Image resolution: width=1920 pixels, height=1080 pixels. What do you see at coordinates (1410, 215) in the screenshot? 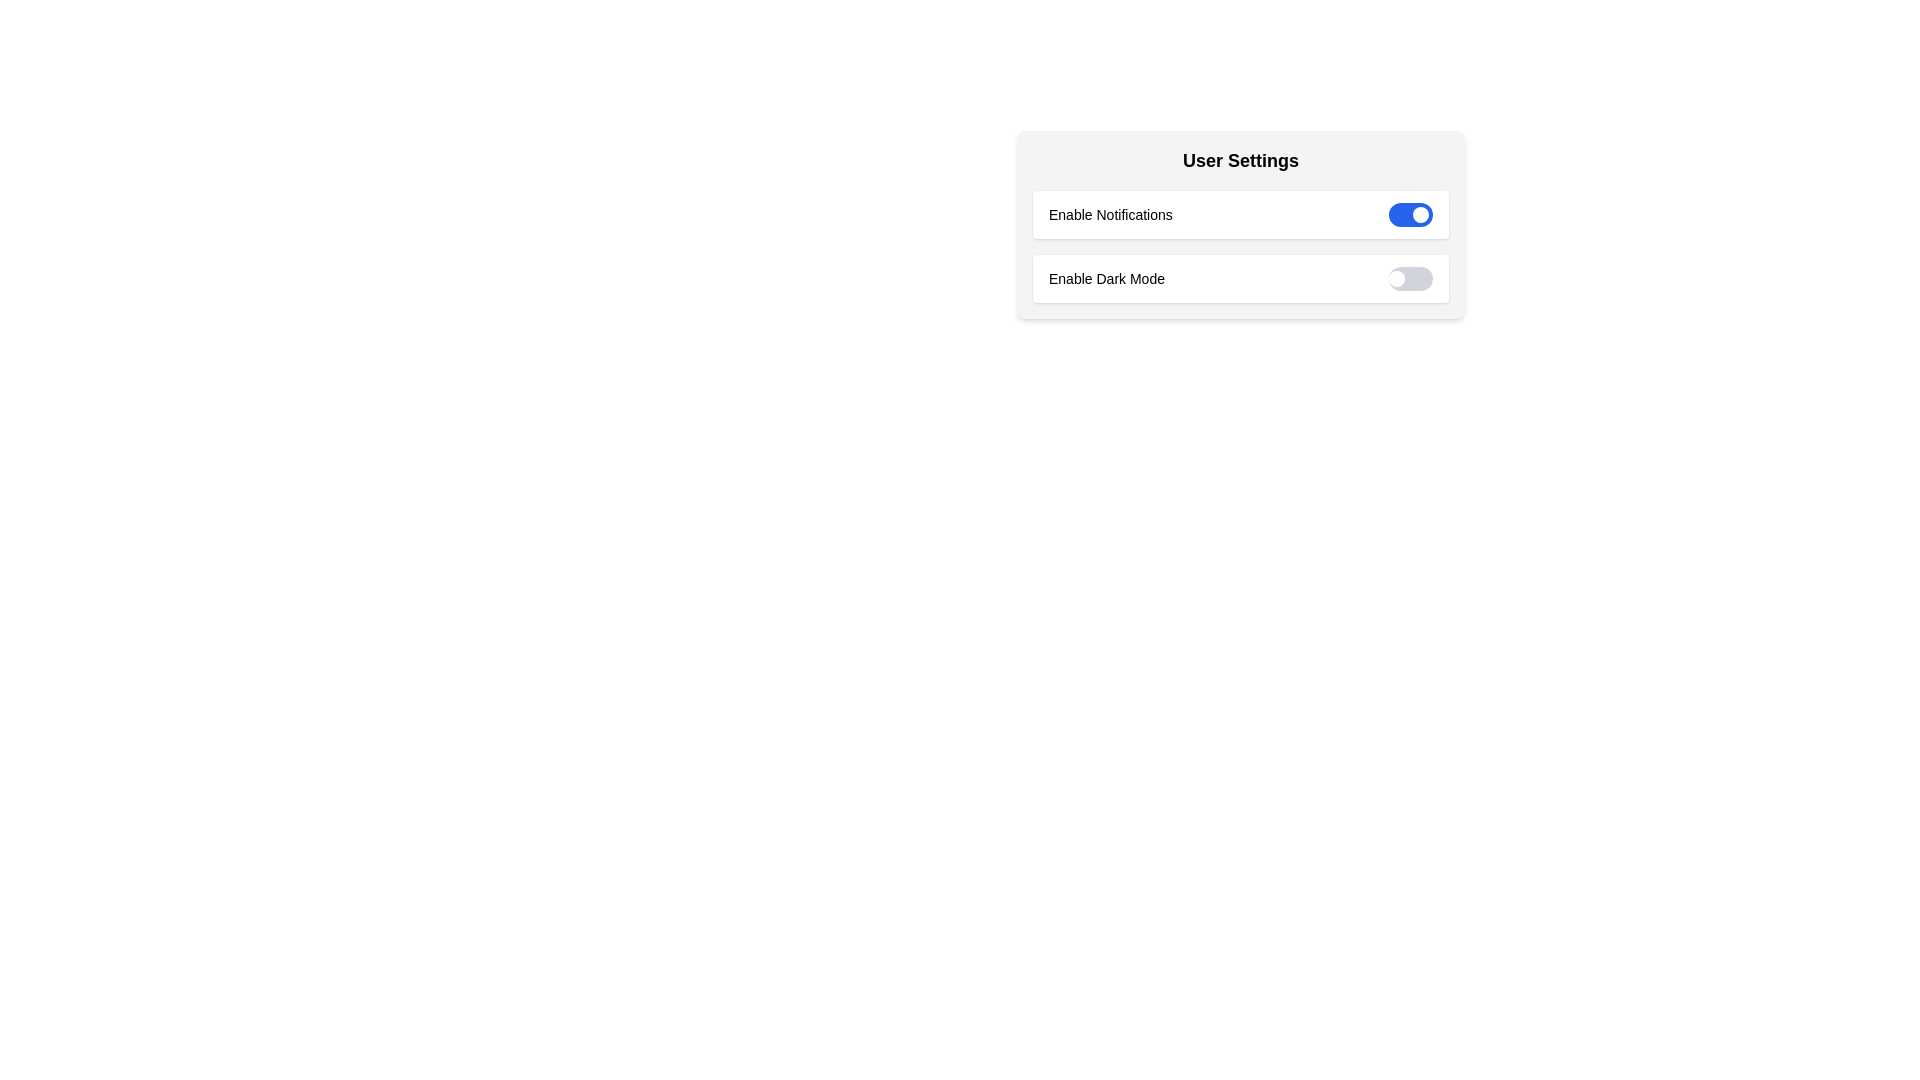
I see `the blue horizontal oval toggle switch labeled 'Enable Notifications'` at bounding box center [1410, 215].